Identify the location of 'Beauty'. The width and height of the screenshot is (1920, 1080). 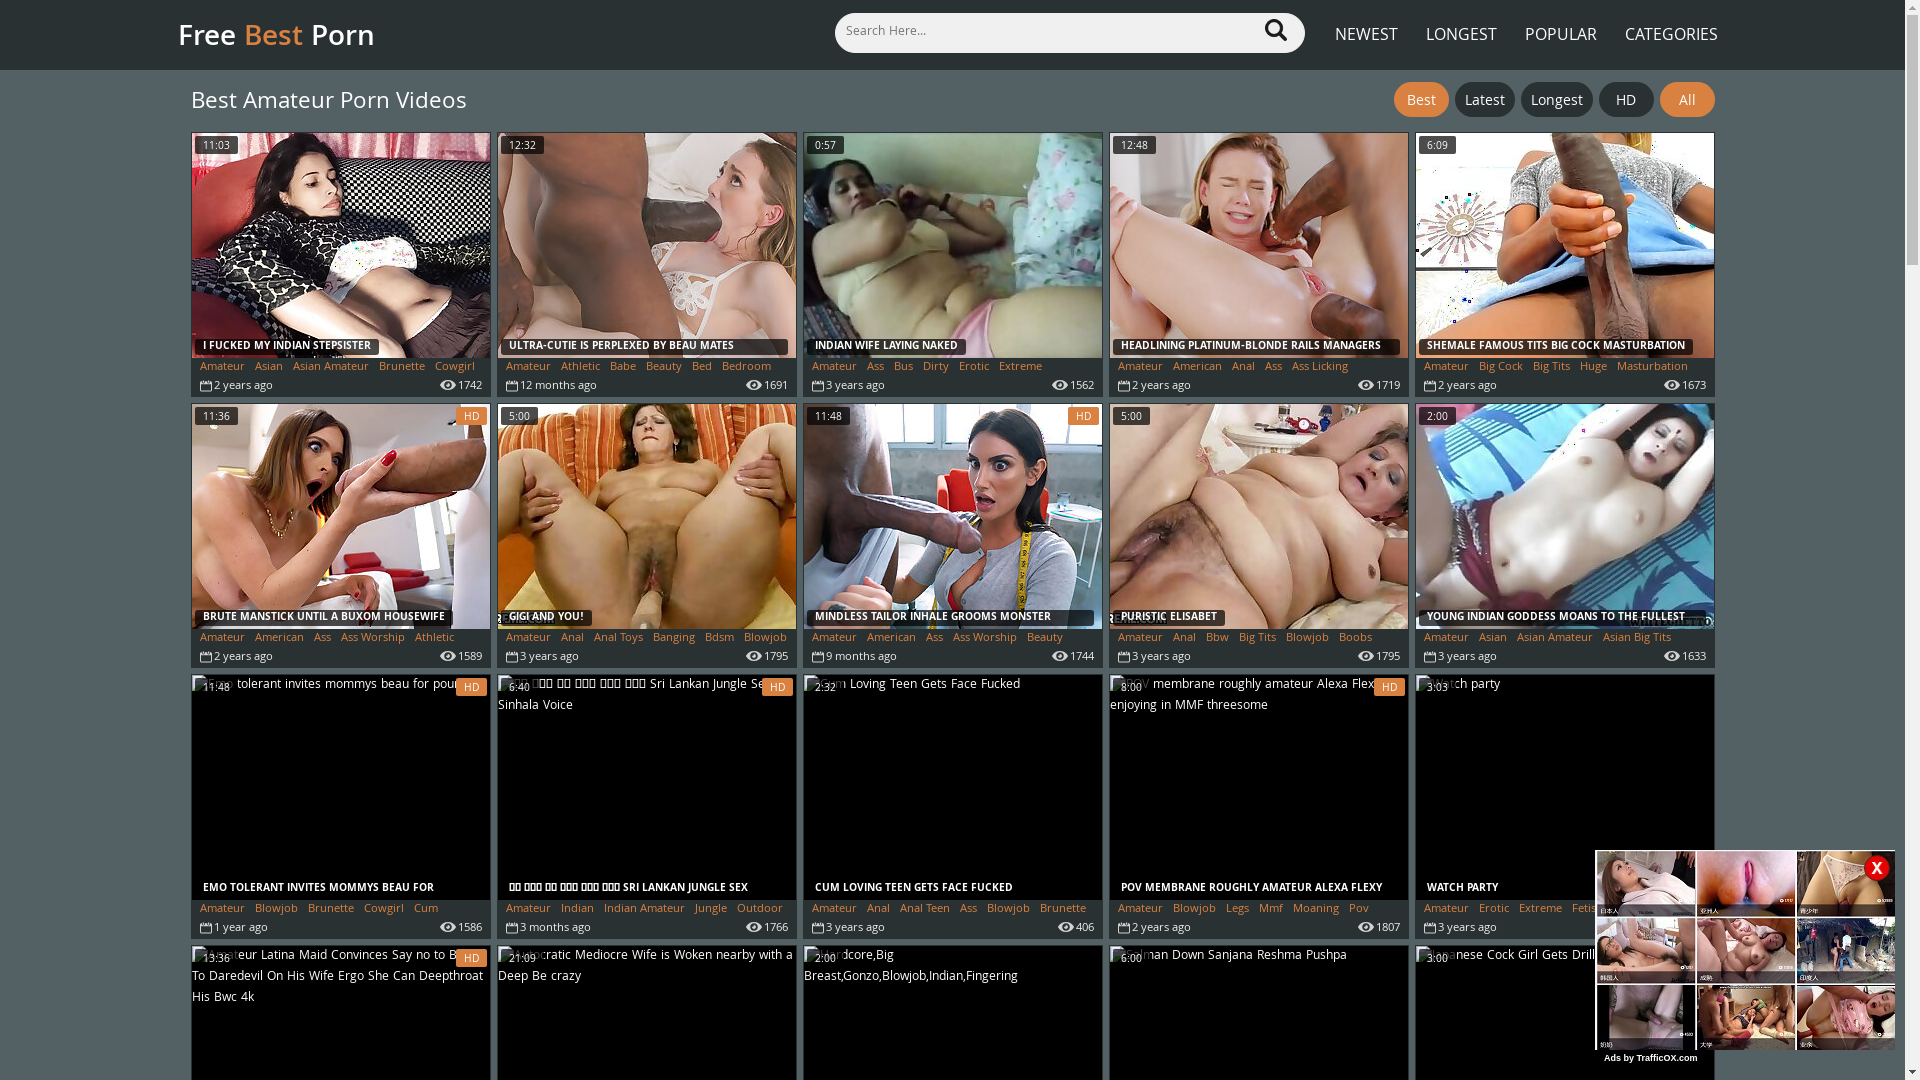
(1026, 638).